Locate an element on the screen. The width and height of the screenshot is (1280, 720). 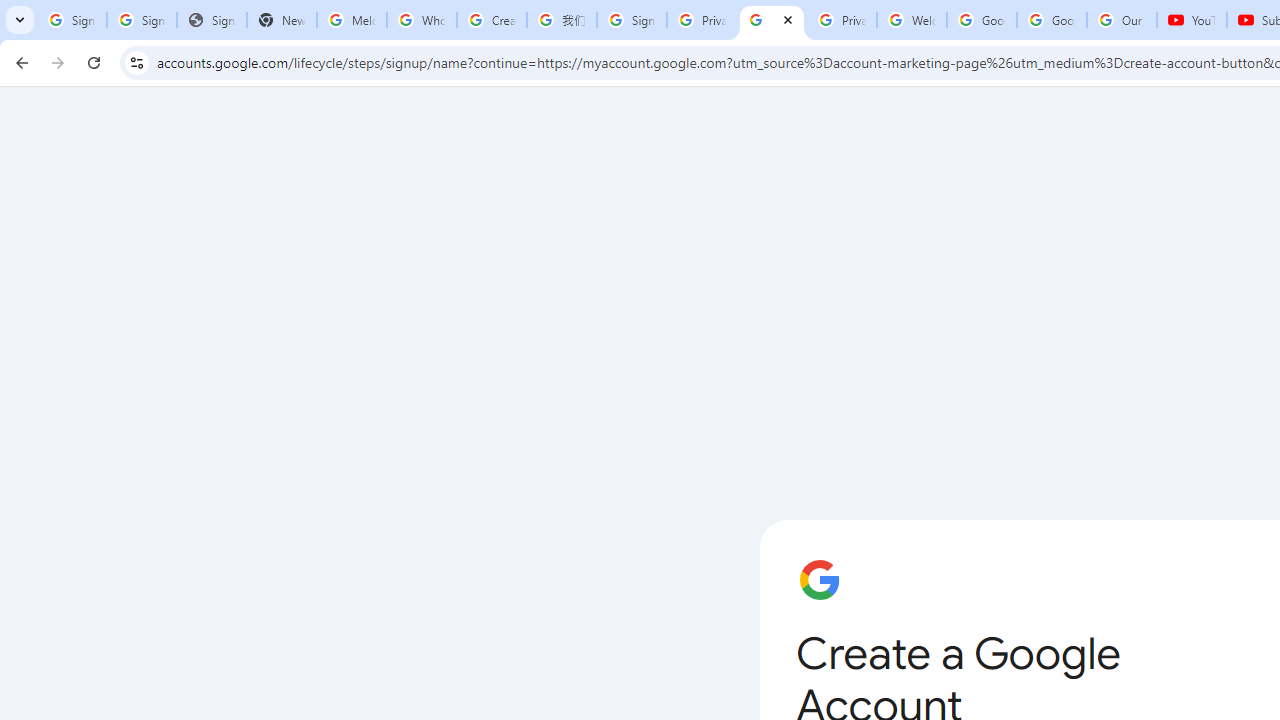
'Sign in - Google Accounts' is located at coordinates (72, 20).